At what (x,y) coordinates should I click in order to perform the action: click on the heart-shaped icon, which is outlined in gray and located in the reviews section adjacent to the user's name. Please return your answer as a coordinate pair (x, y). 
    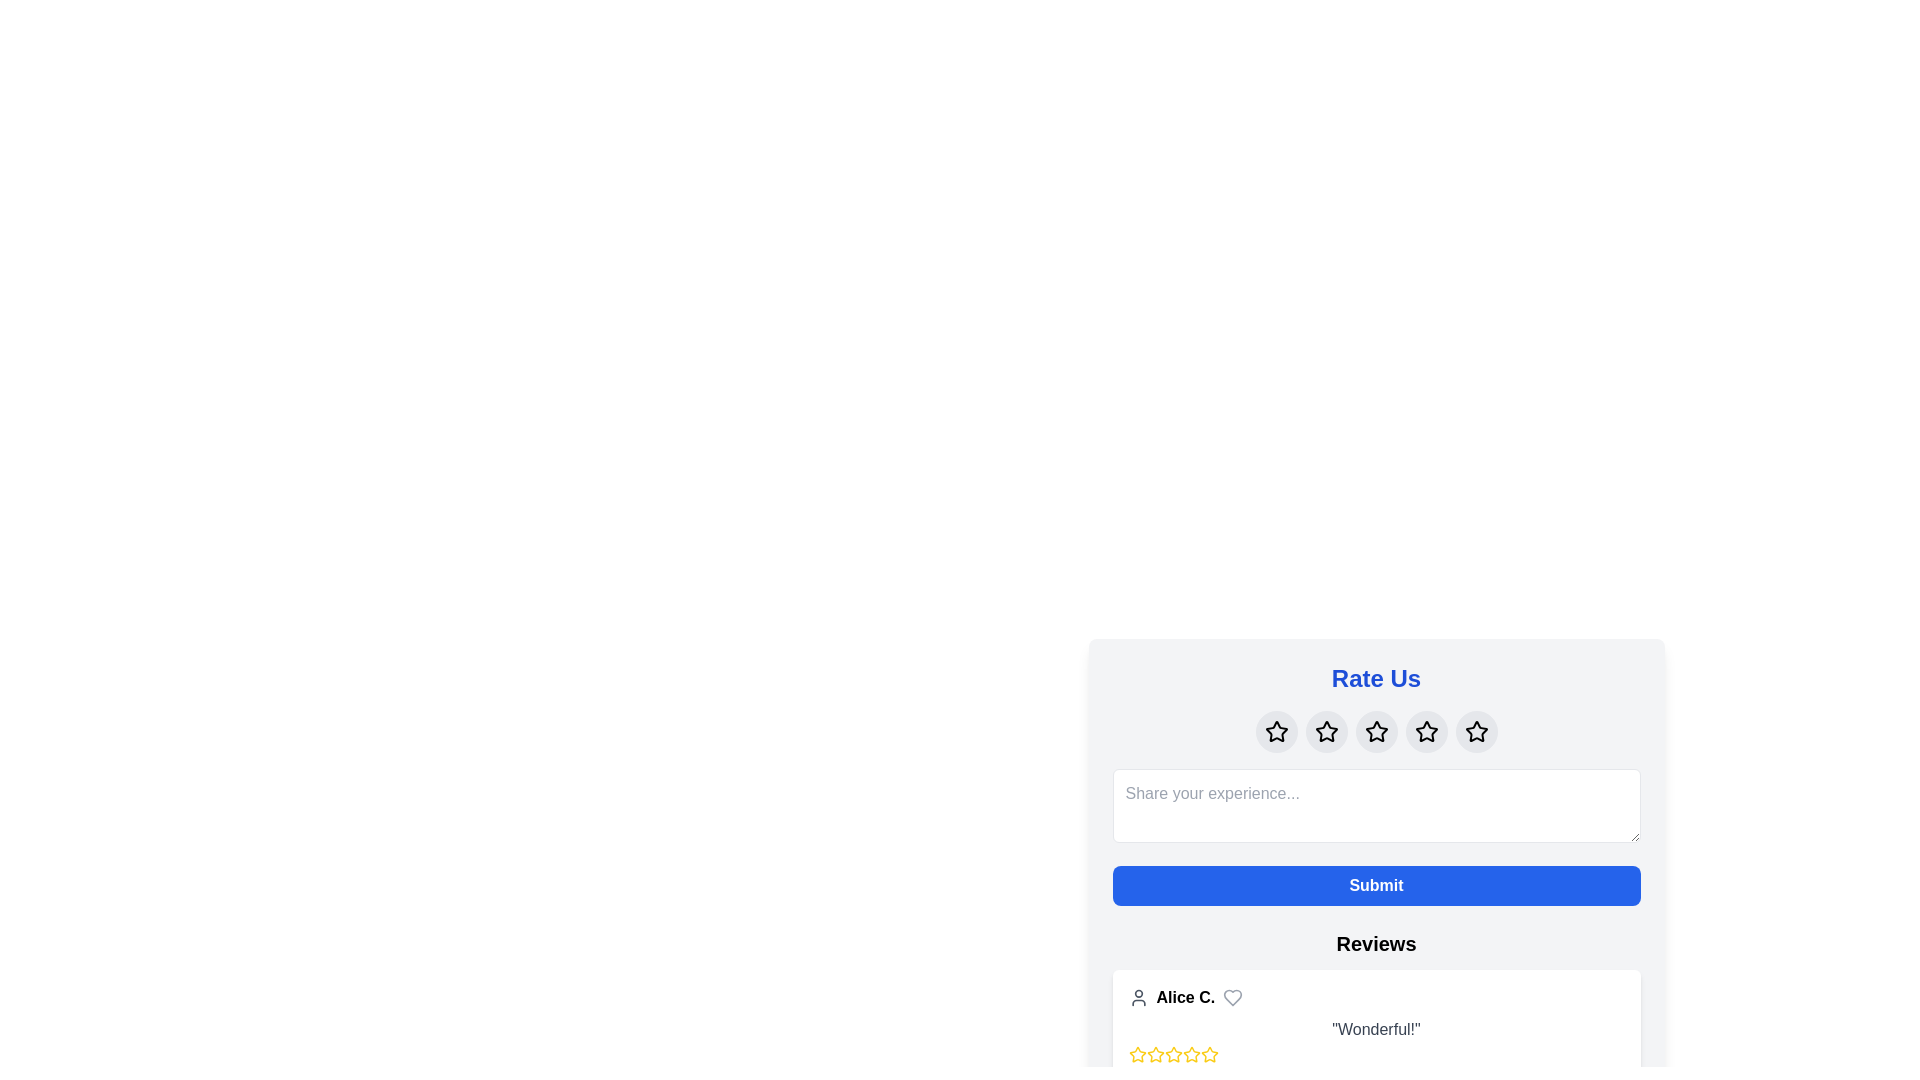
    Looking at the image, I should click on (1232, 998).